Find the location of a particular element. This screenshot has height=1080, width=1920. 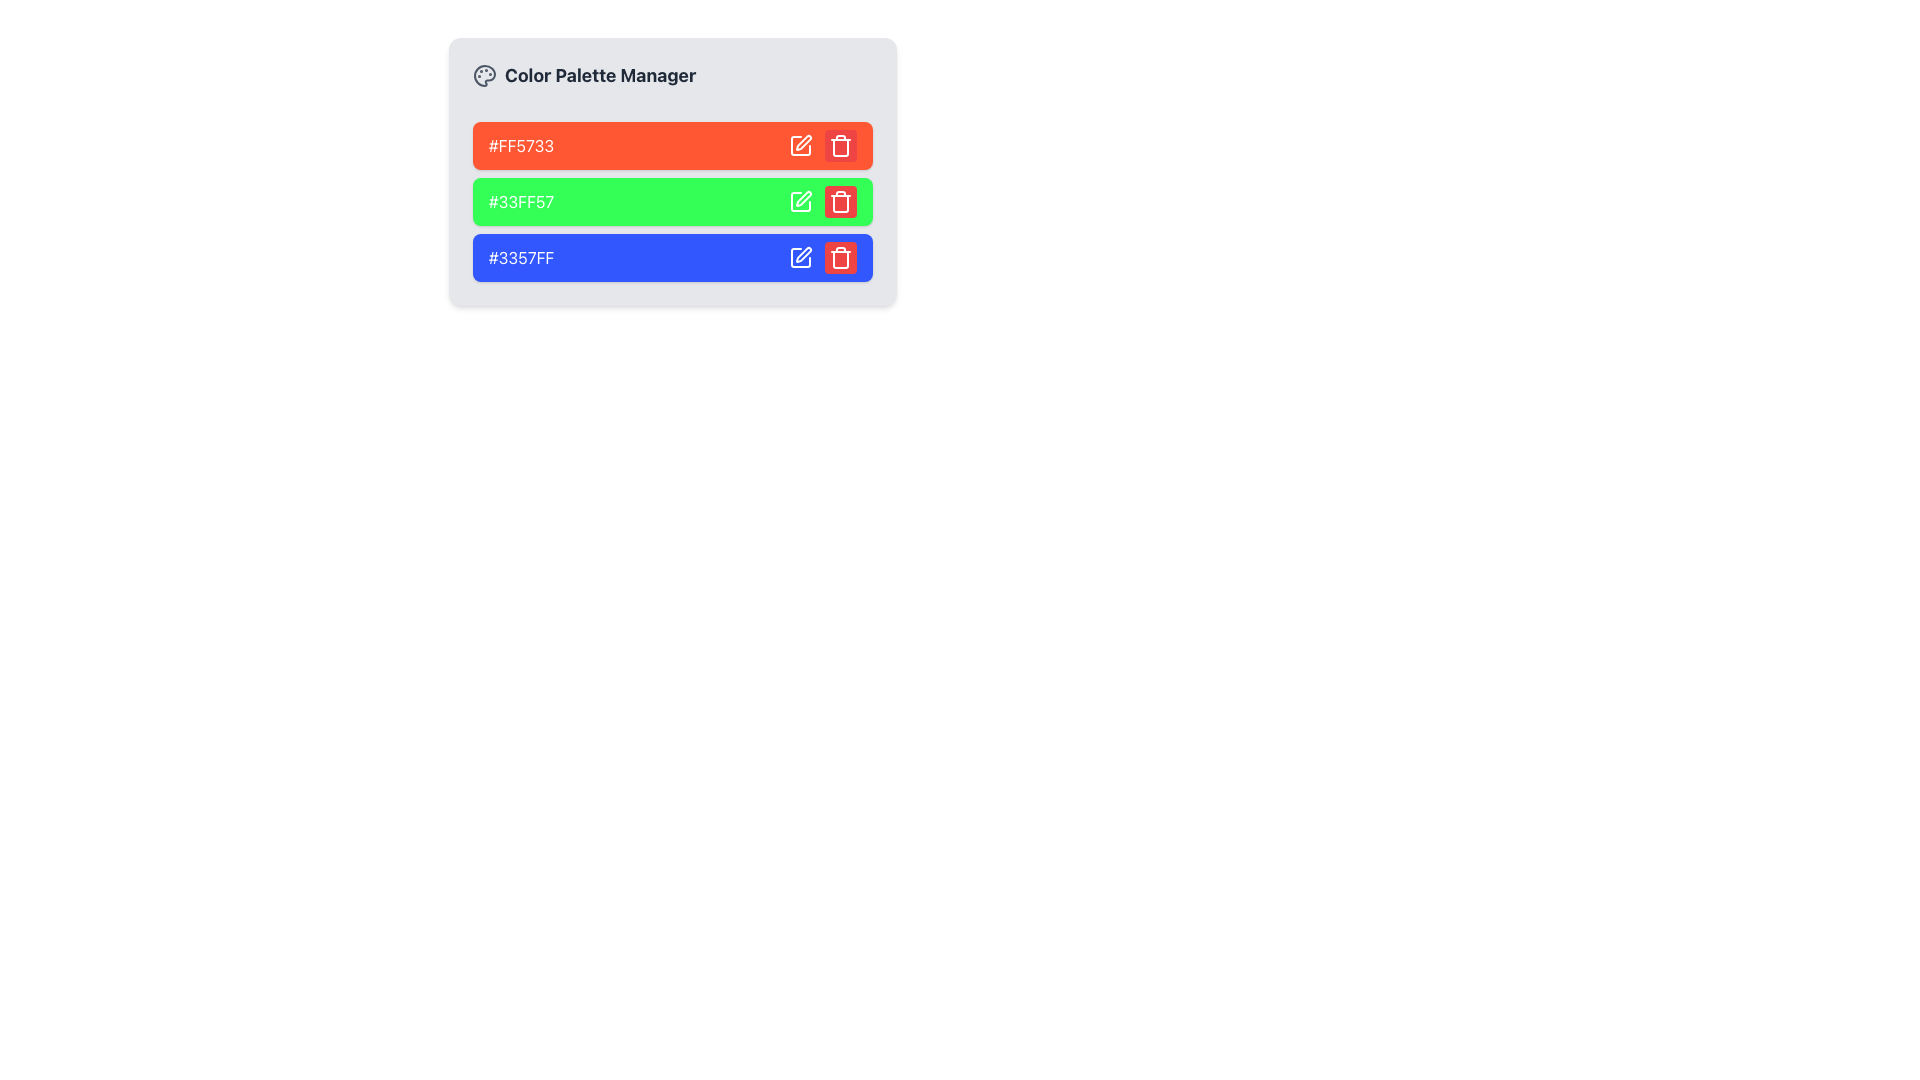

the green color block in the 'Color Palette Manager' is located at coordinates (672, 201).